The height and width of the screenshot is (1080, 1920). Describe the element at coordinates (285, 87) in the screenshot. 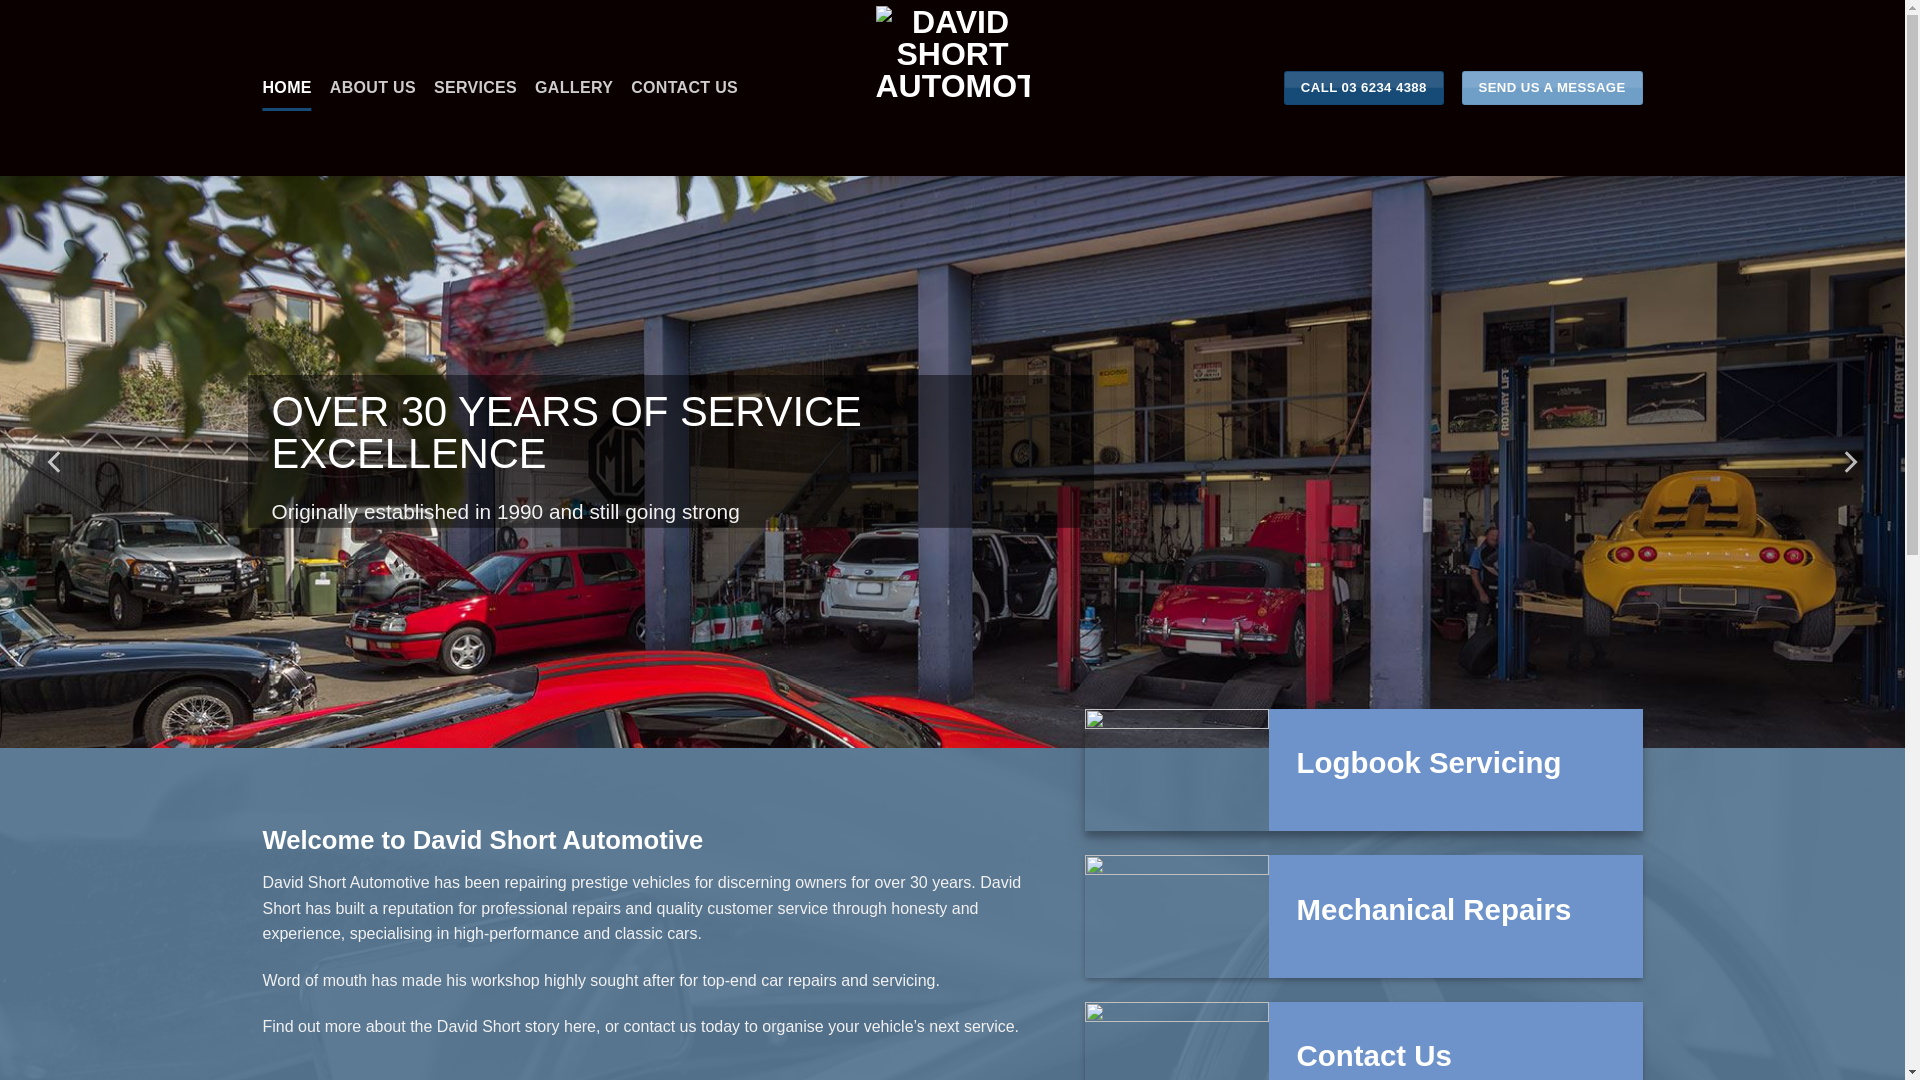

I see `'HOME'` at that location.